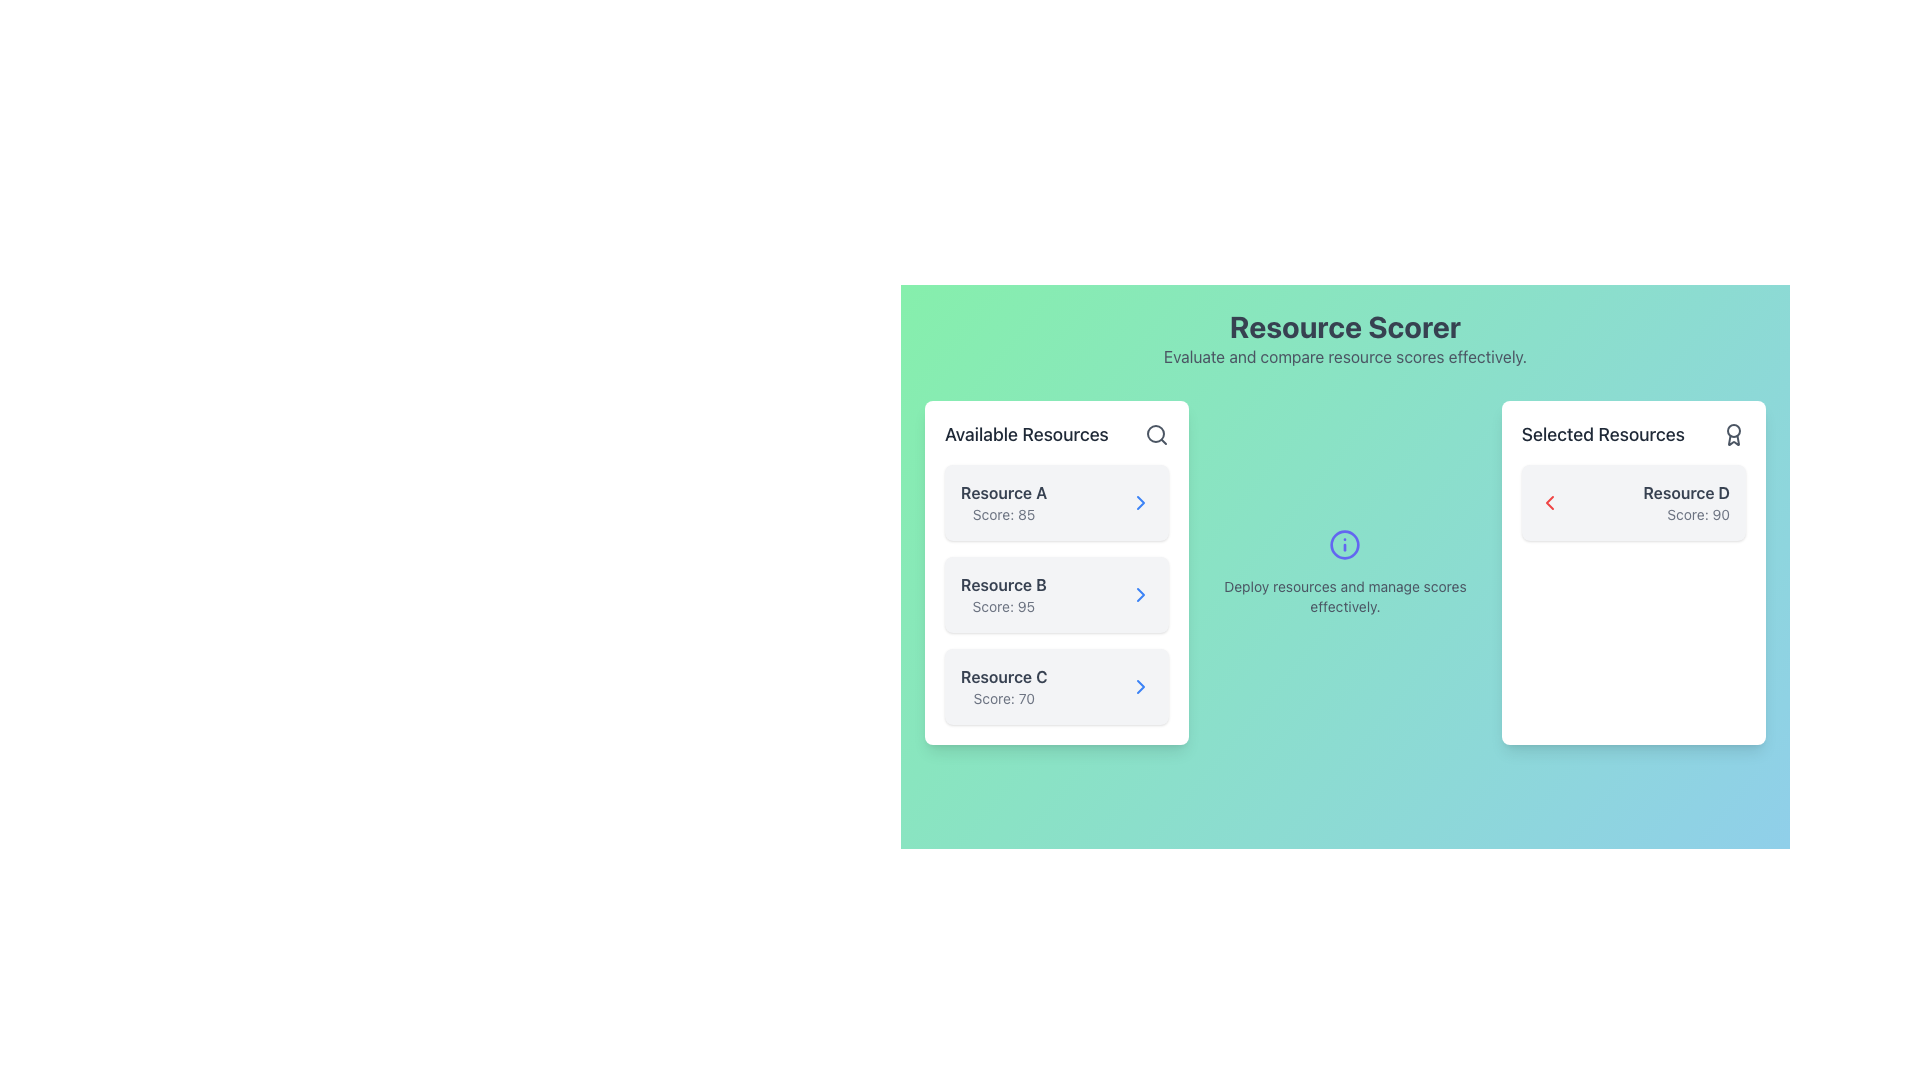  Describe the element at coordinates (1003, 605) in the screenshot. I see `informational text displaying 'Score: 95' located beneath the label 'Resource B' in the 'Available Resources' section` at that location.